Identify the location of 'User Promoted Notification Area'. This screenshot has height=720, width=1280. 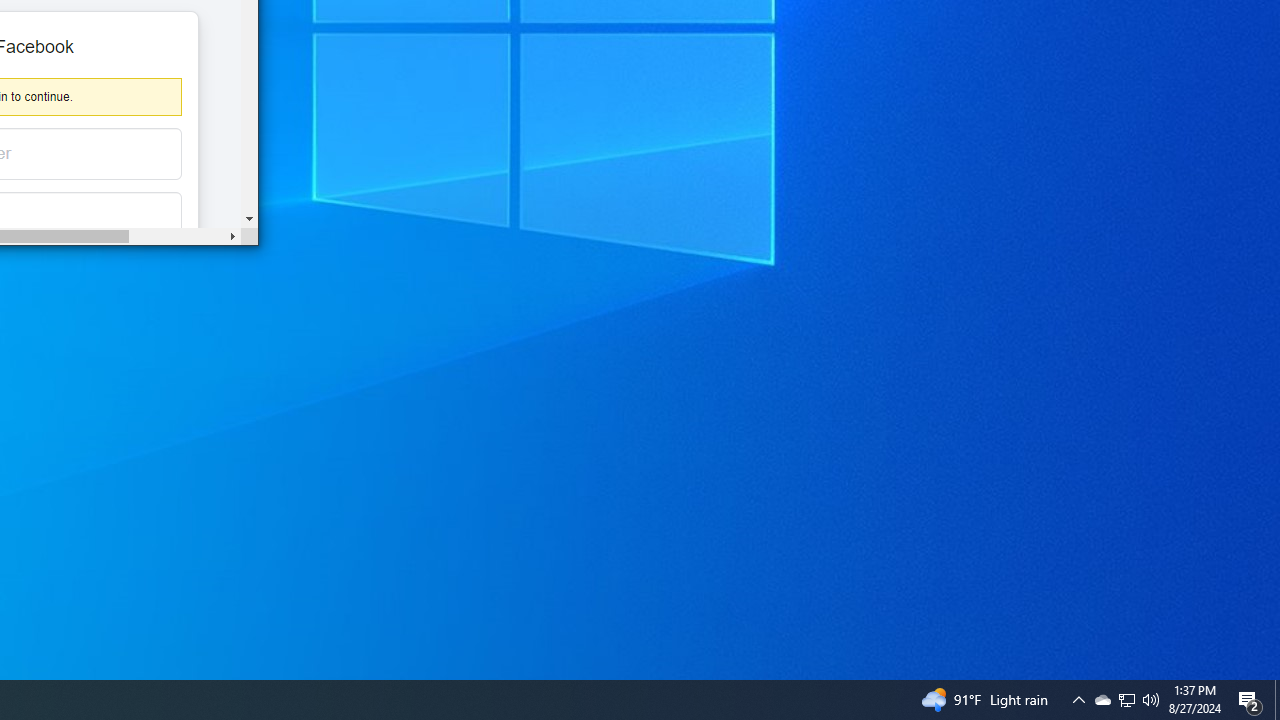
(1127, 698).